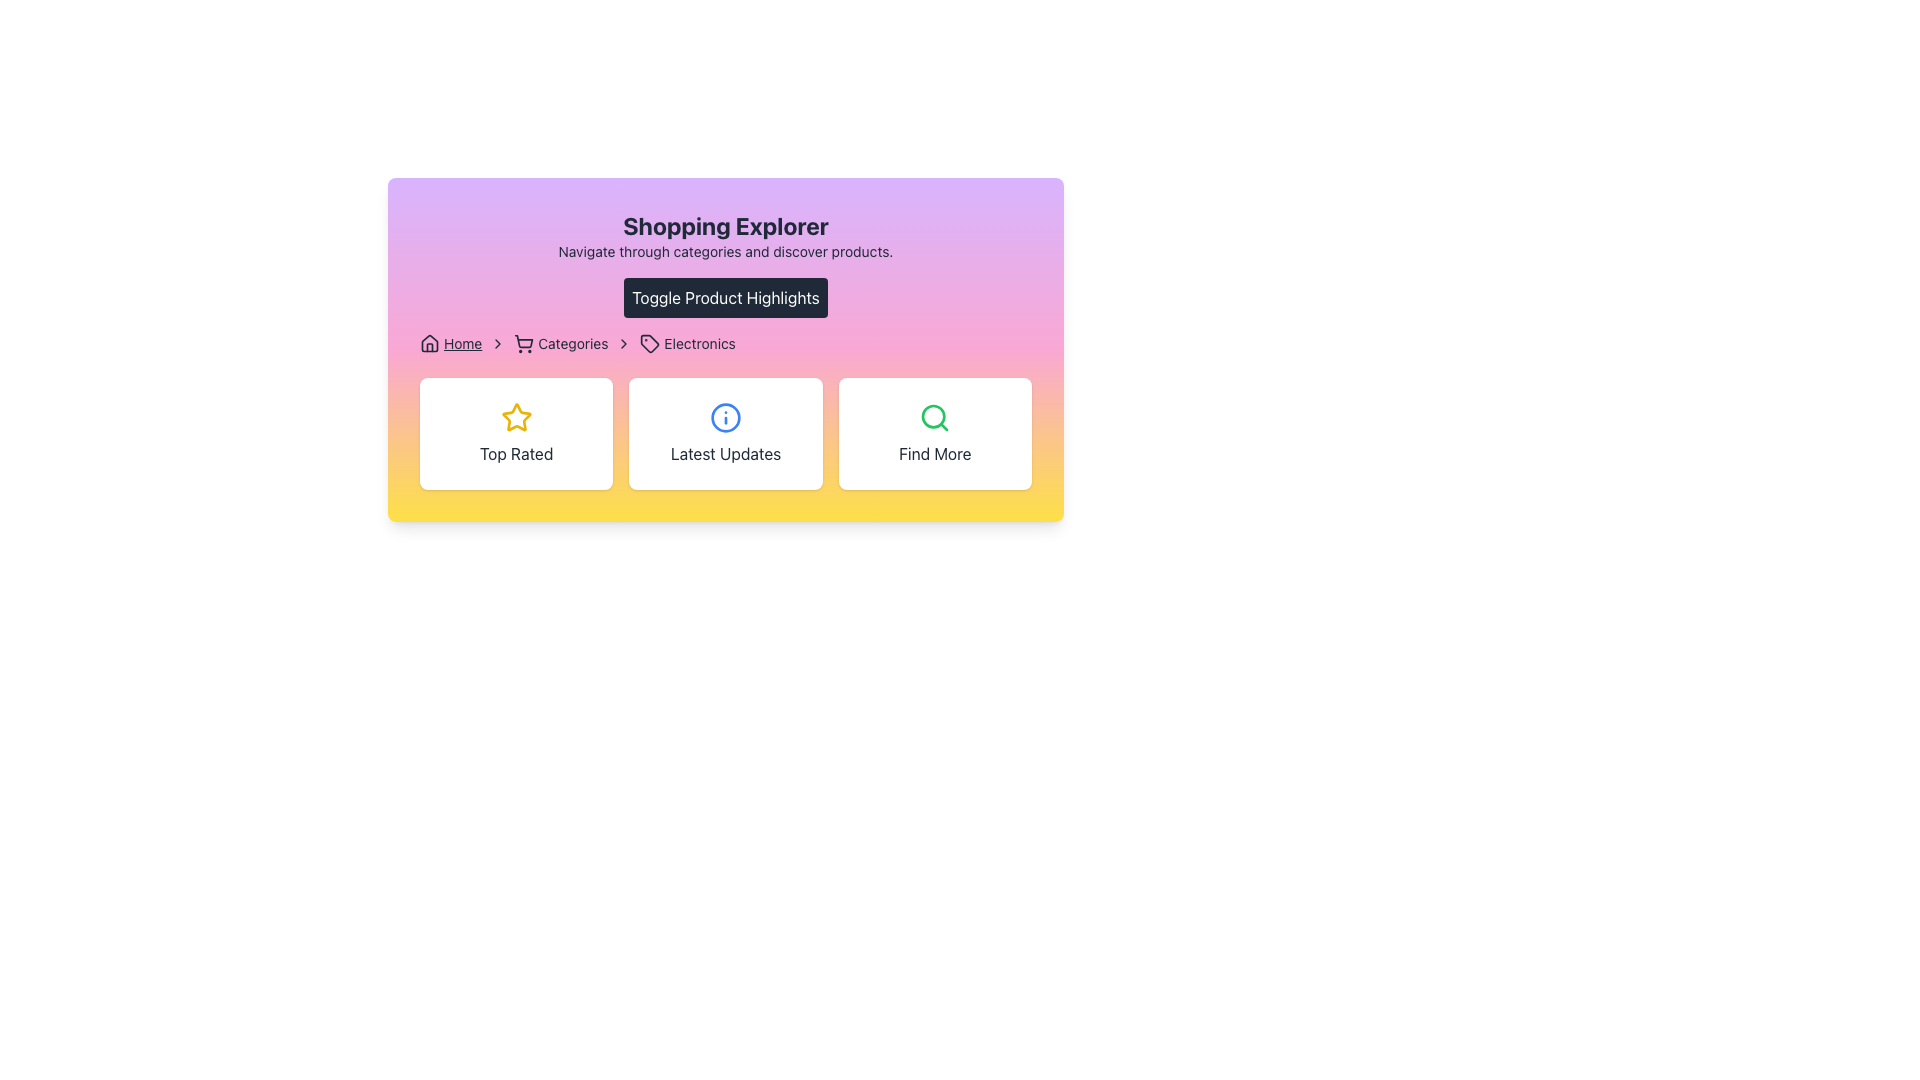 The image size is (1920, 1080). What do you see at coordinates (462, 342) in the screenshot?
I see `the 'Home' hyperlink element in the breadcrumb navigation bar` at bounding box center [462, 342].